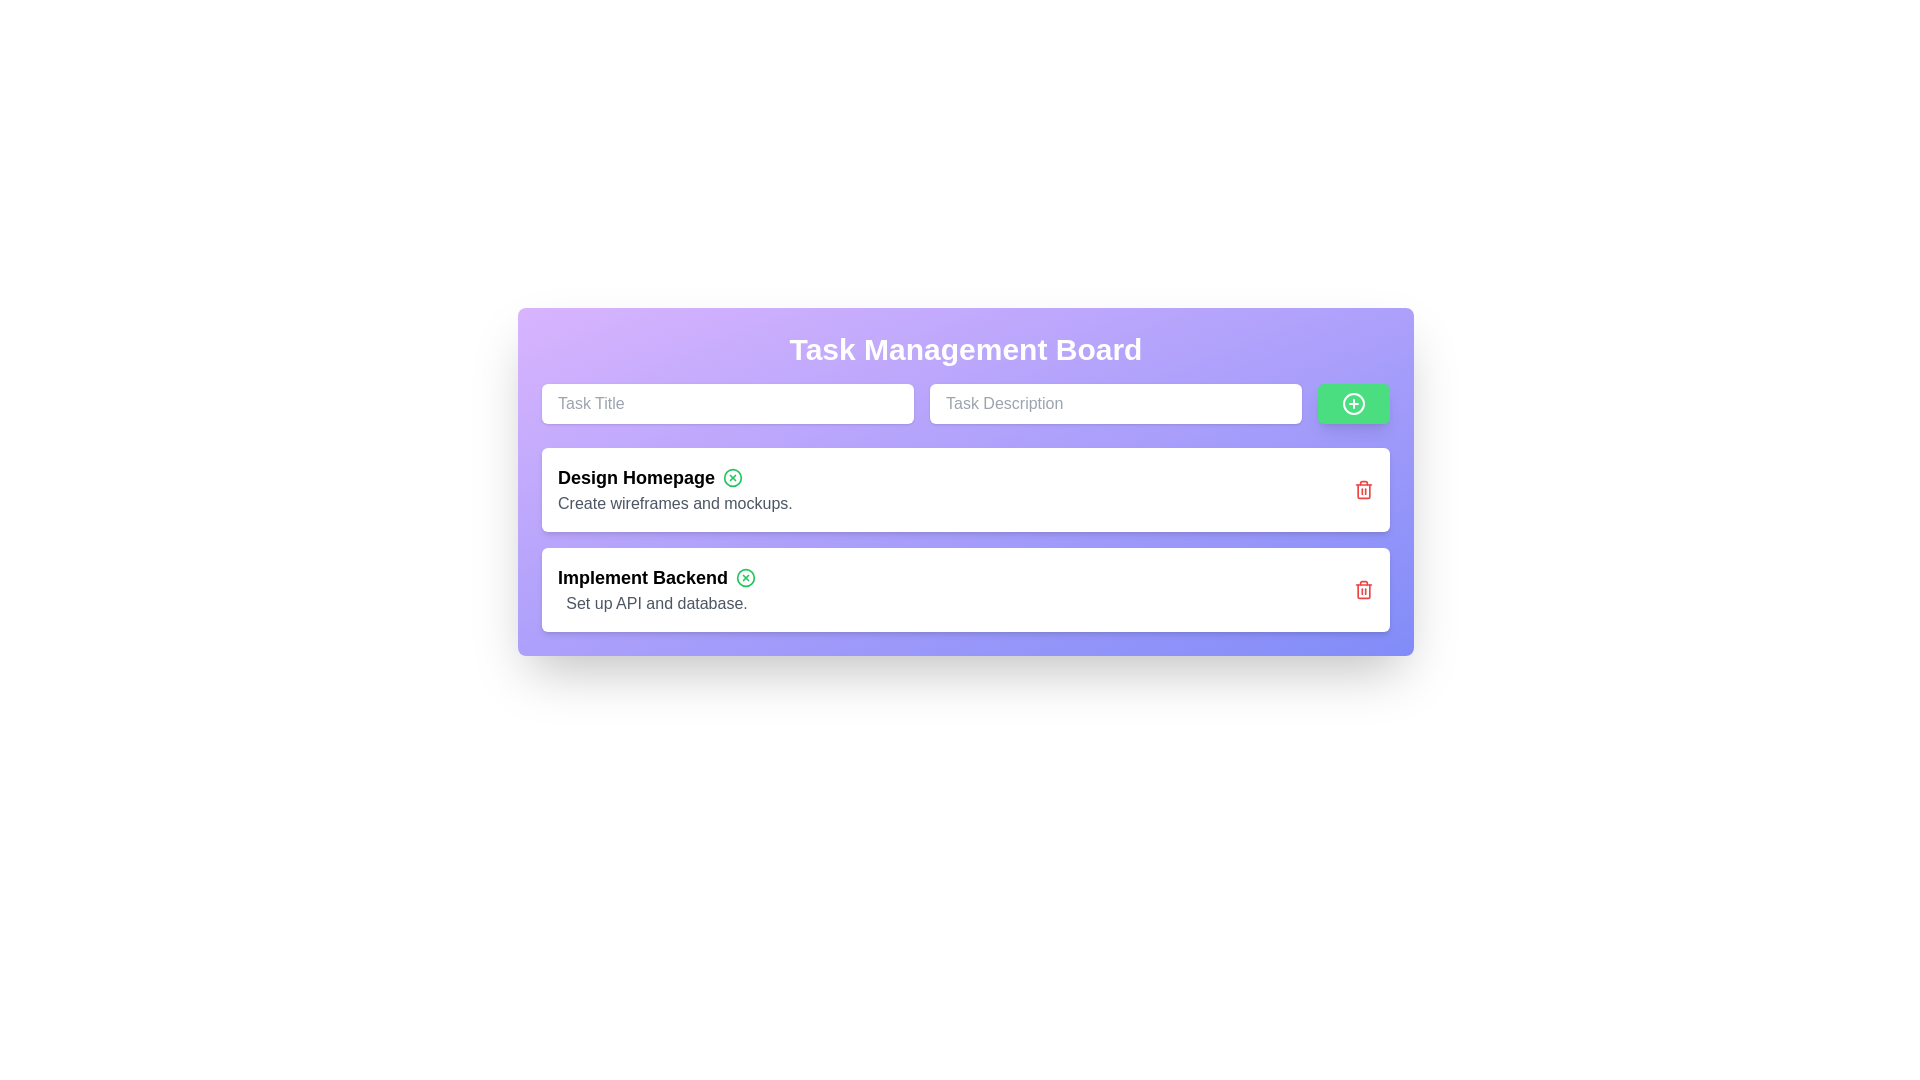  Describe the element at coordinates (1353, 404) in the screenshot. I see `the green circular icon button with a plus sign located at the top-right corner of the task input section` at that location.